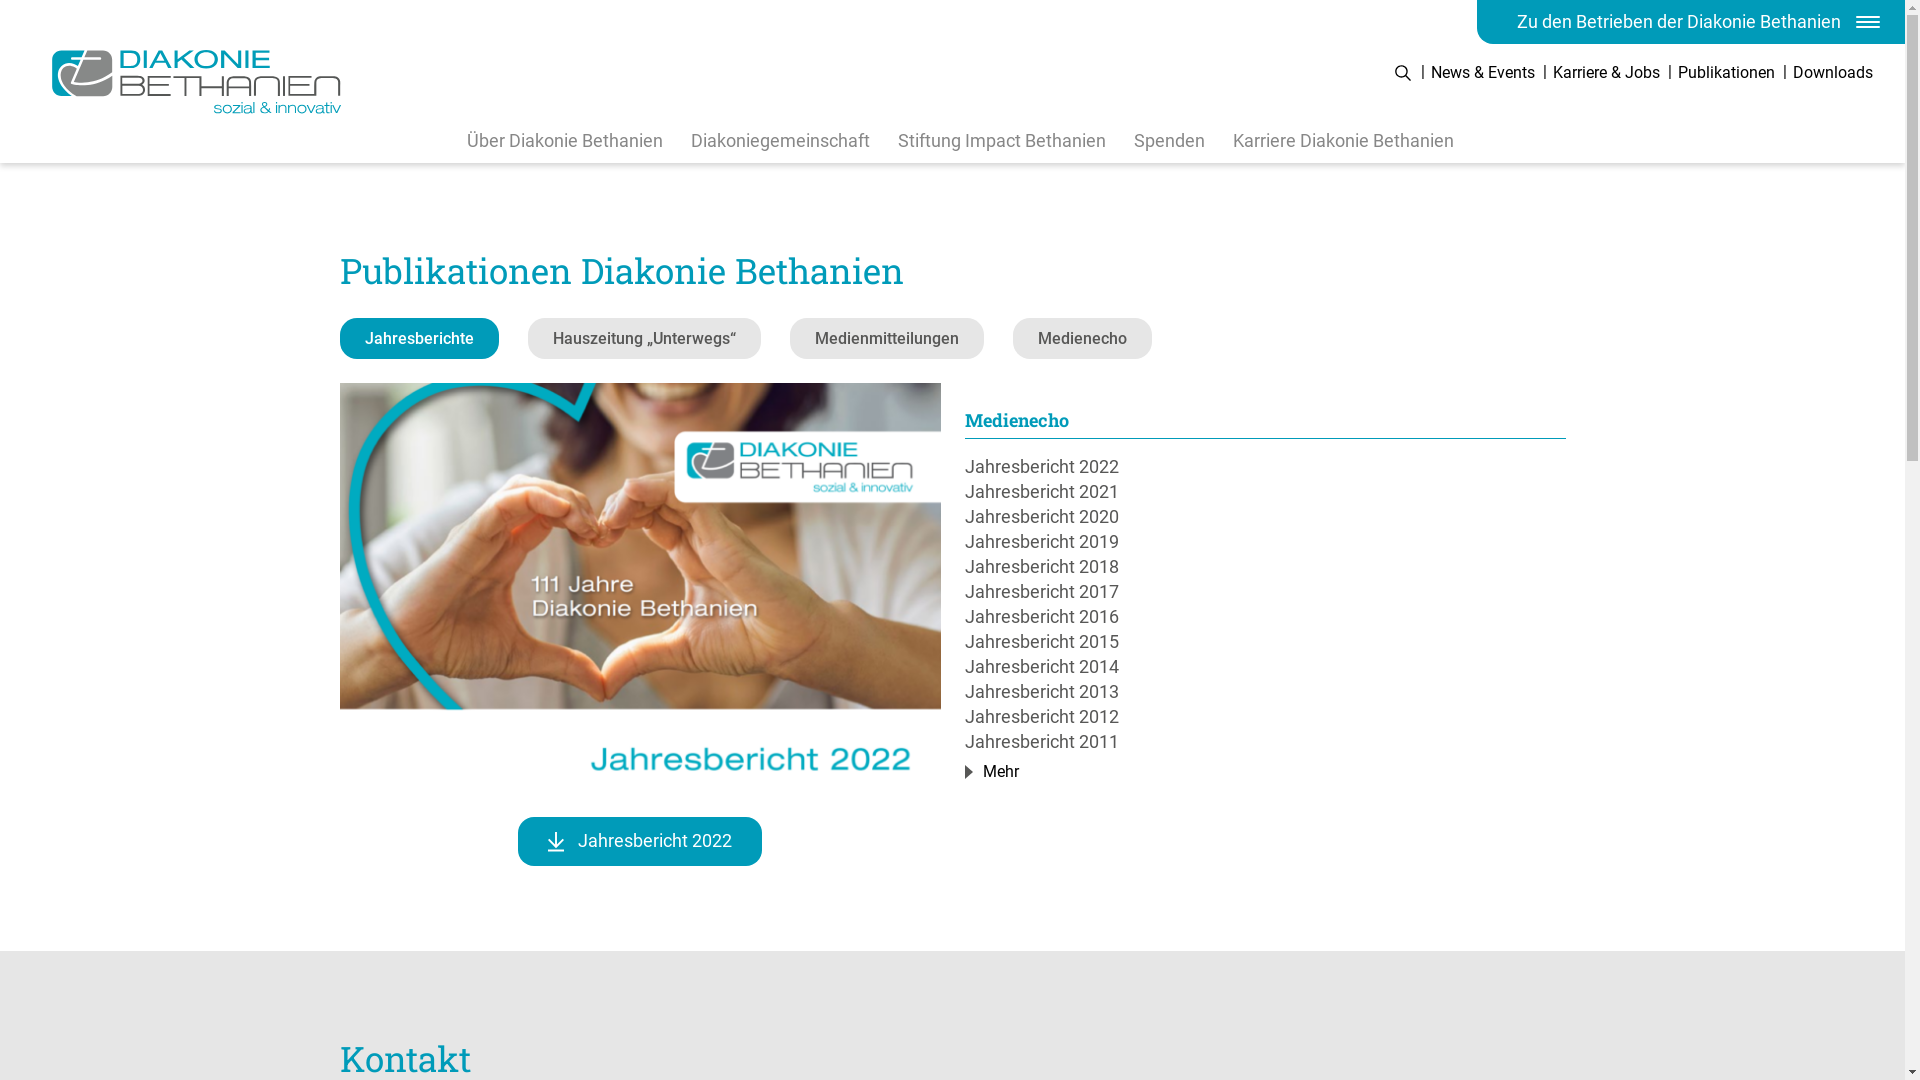 The width and height of the screenshot is (1920, 1080). I want to click on 'Medienmitteilungen', so click(789, 337).